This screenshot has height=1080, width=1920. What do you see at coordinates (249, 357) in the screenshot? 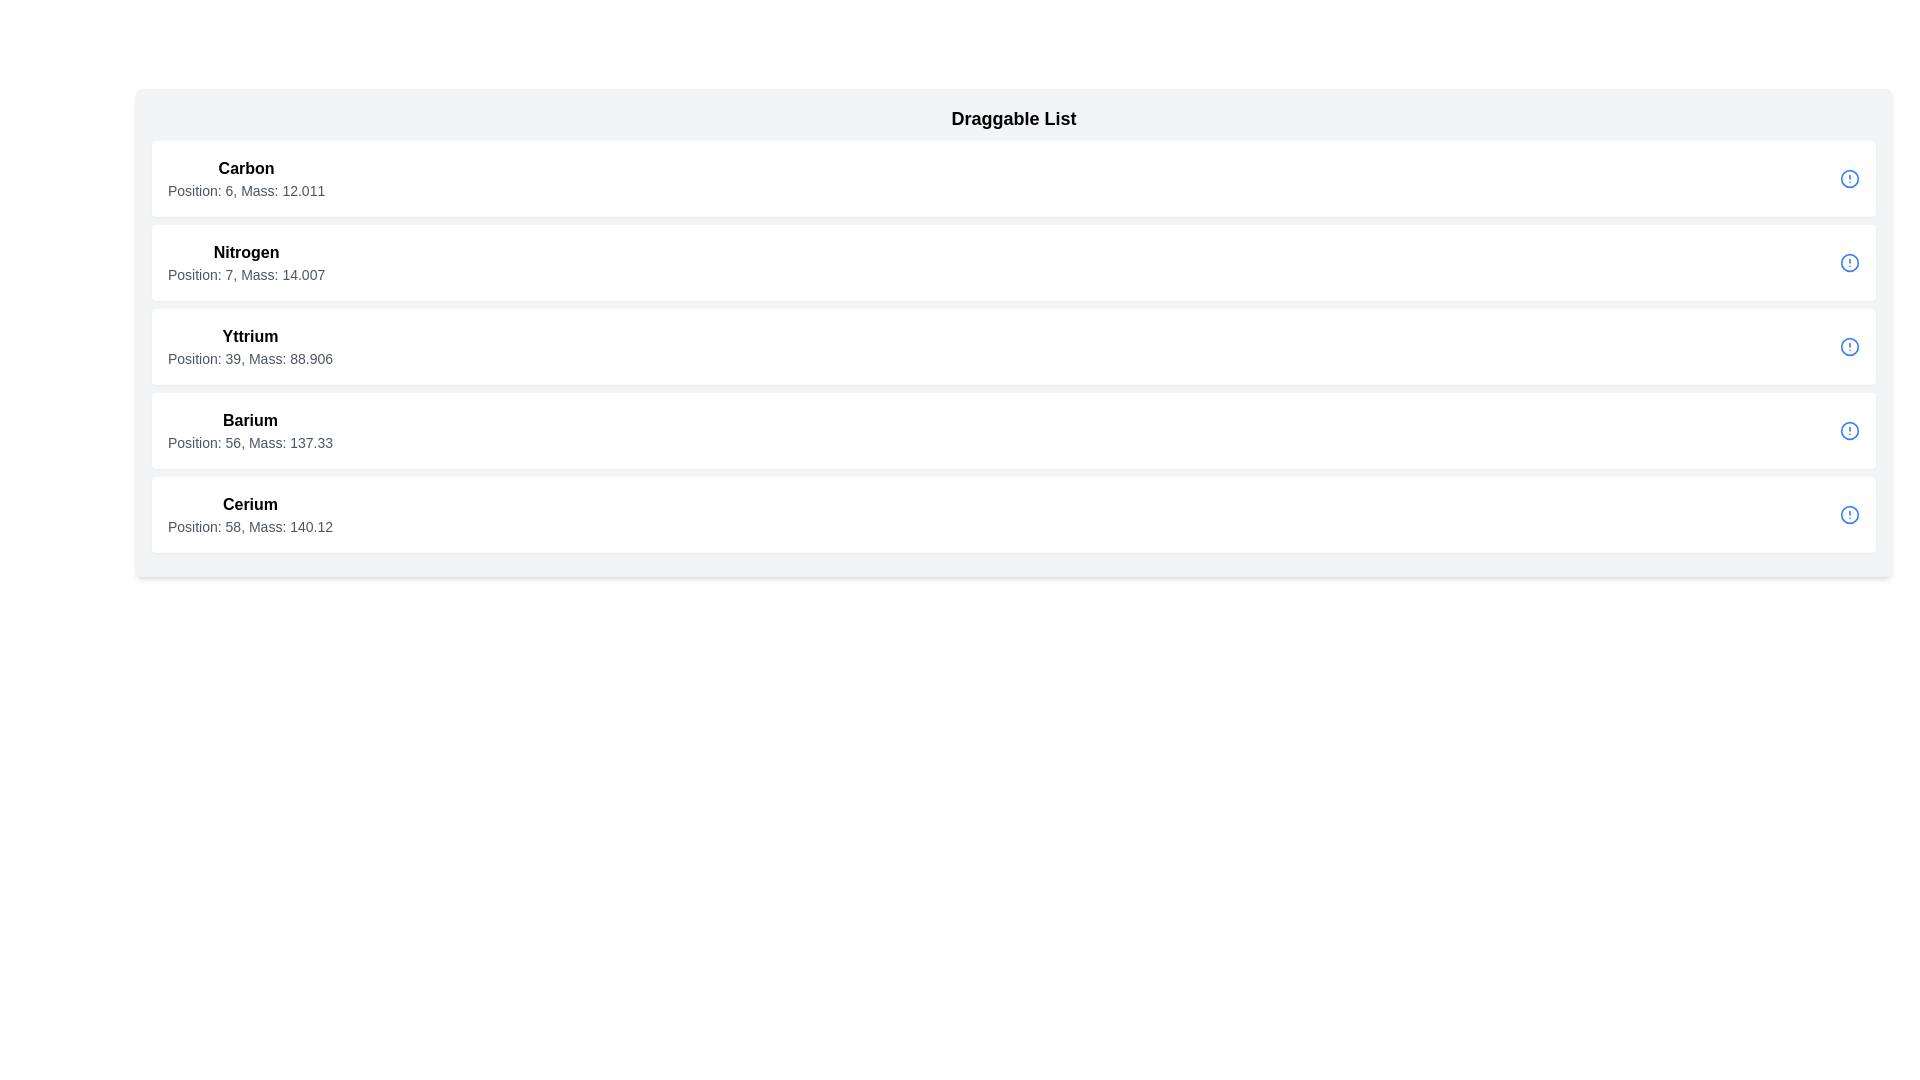
I see `informational text displaying 'Position: 39, Mass: 88.906' located beneath the label 'Yttrium'` at bounding box center [249, 357].